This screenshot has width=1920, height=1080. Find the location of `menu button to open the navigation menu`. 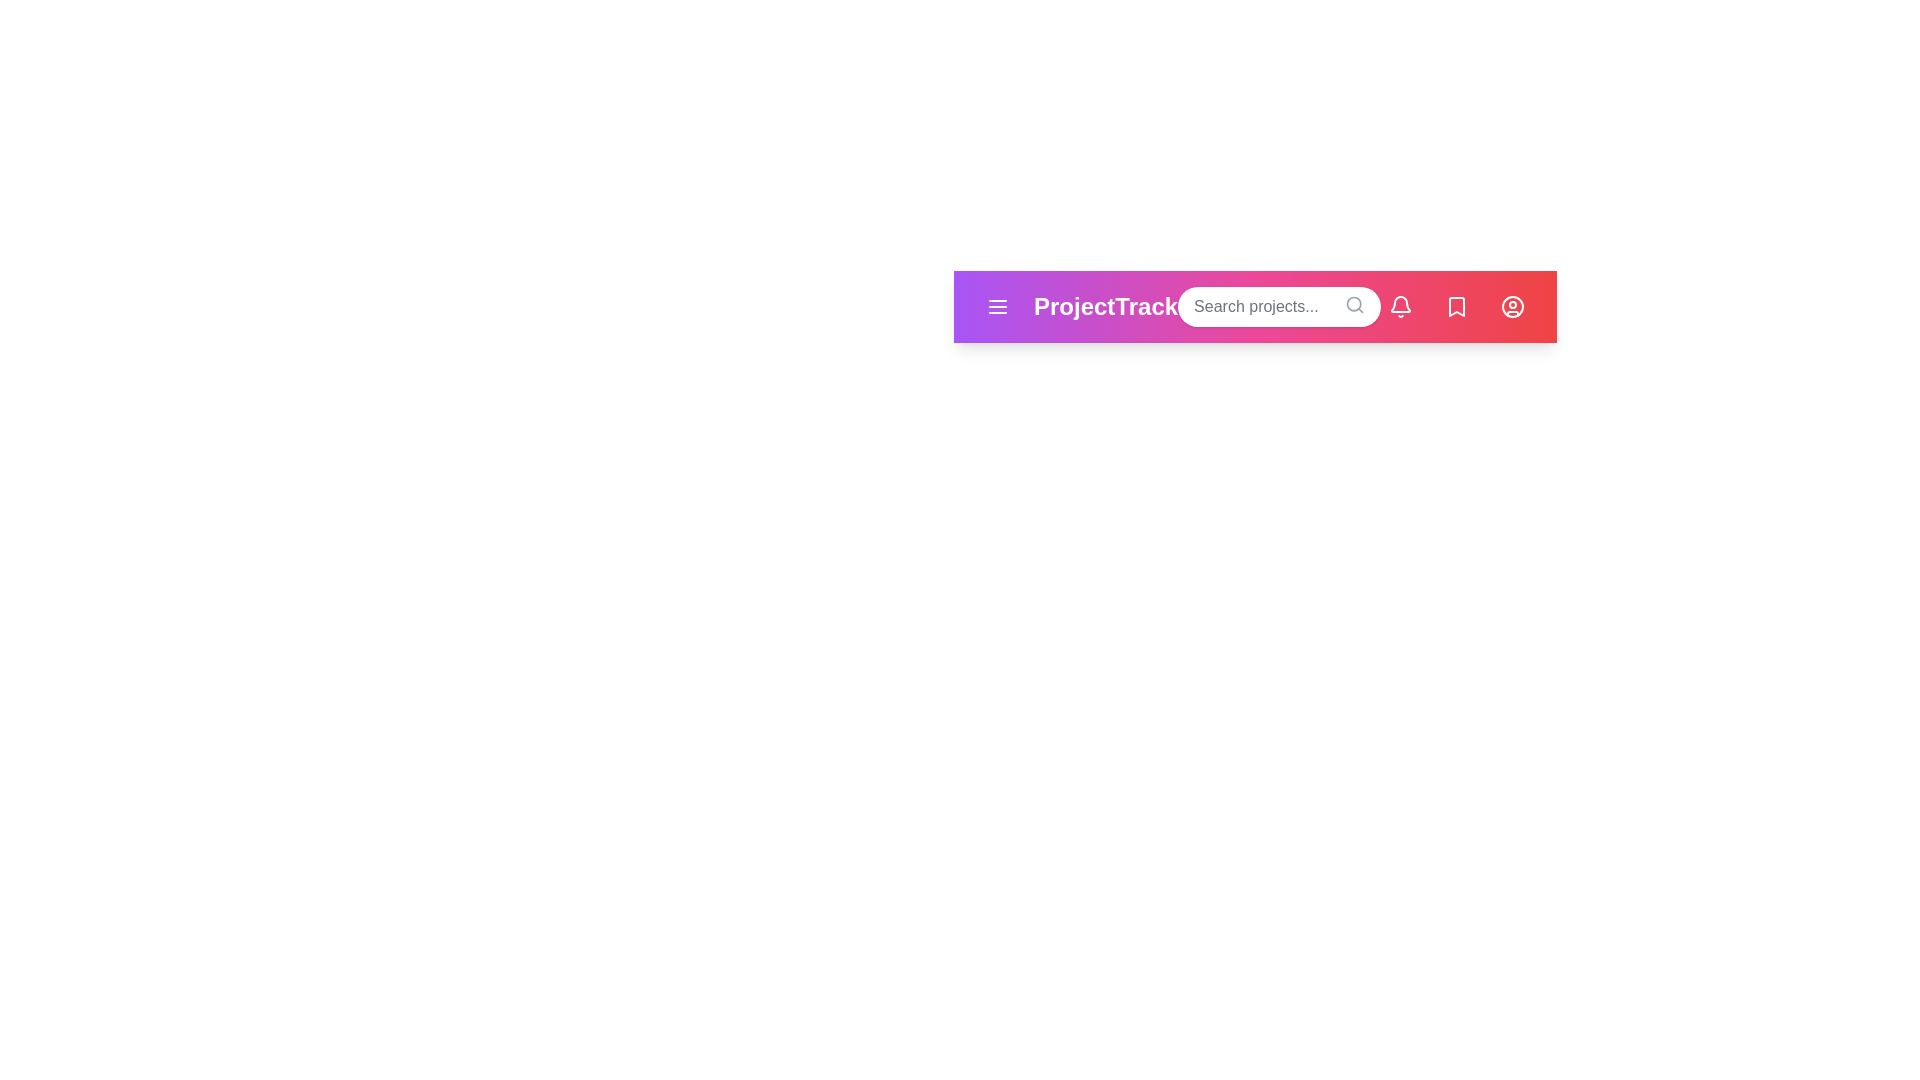

menu button to open the navigation menu is located at coordinates (998, 307).